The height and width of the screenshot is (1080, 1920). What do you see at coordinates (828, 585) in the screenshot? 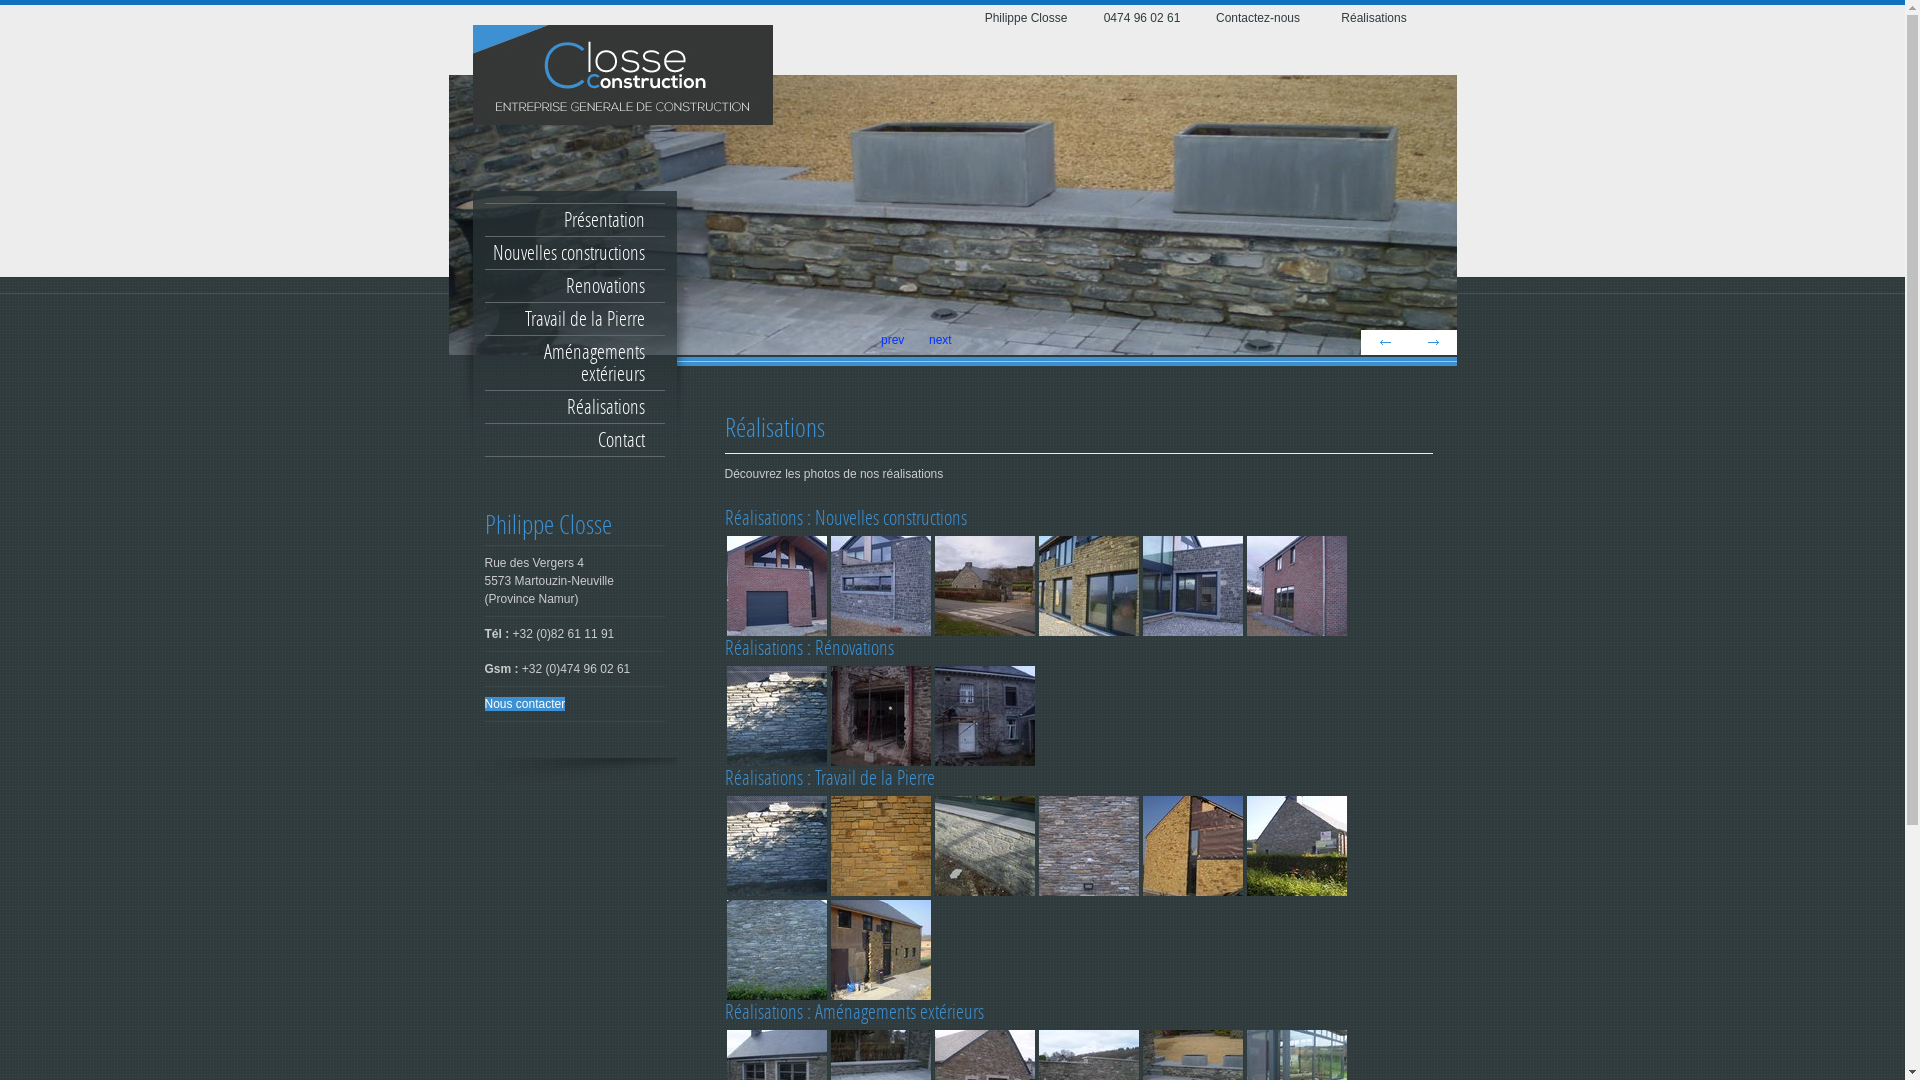
I see `'OLYMPUS DIGITAL CAMERA         '` at bounding box center [828, 585].